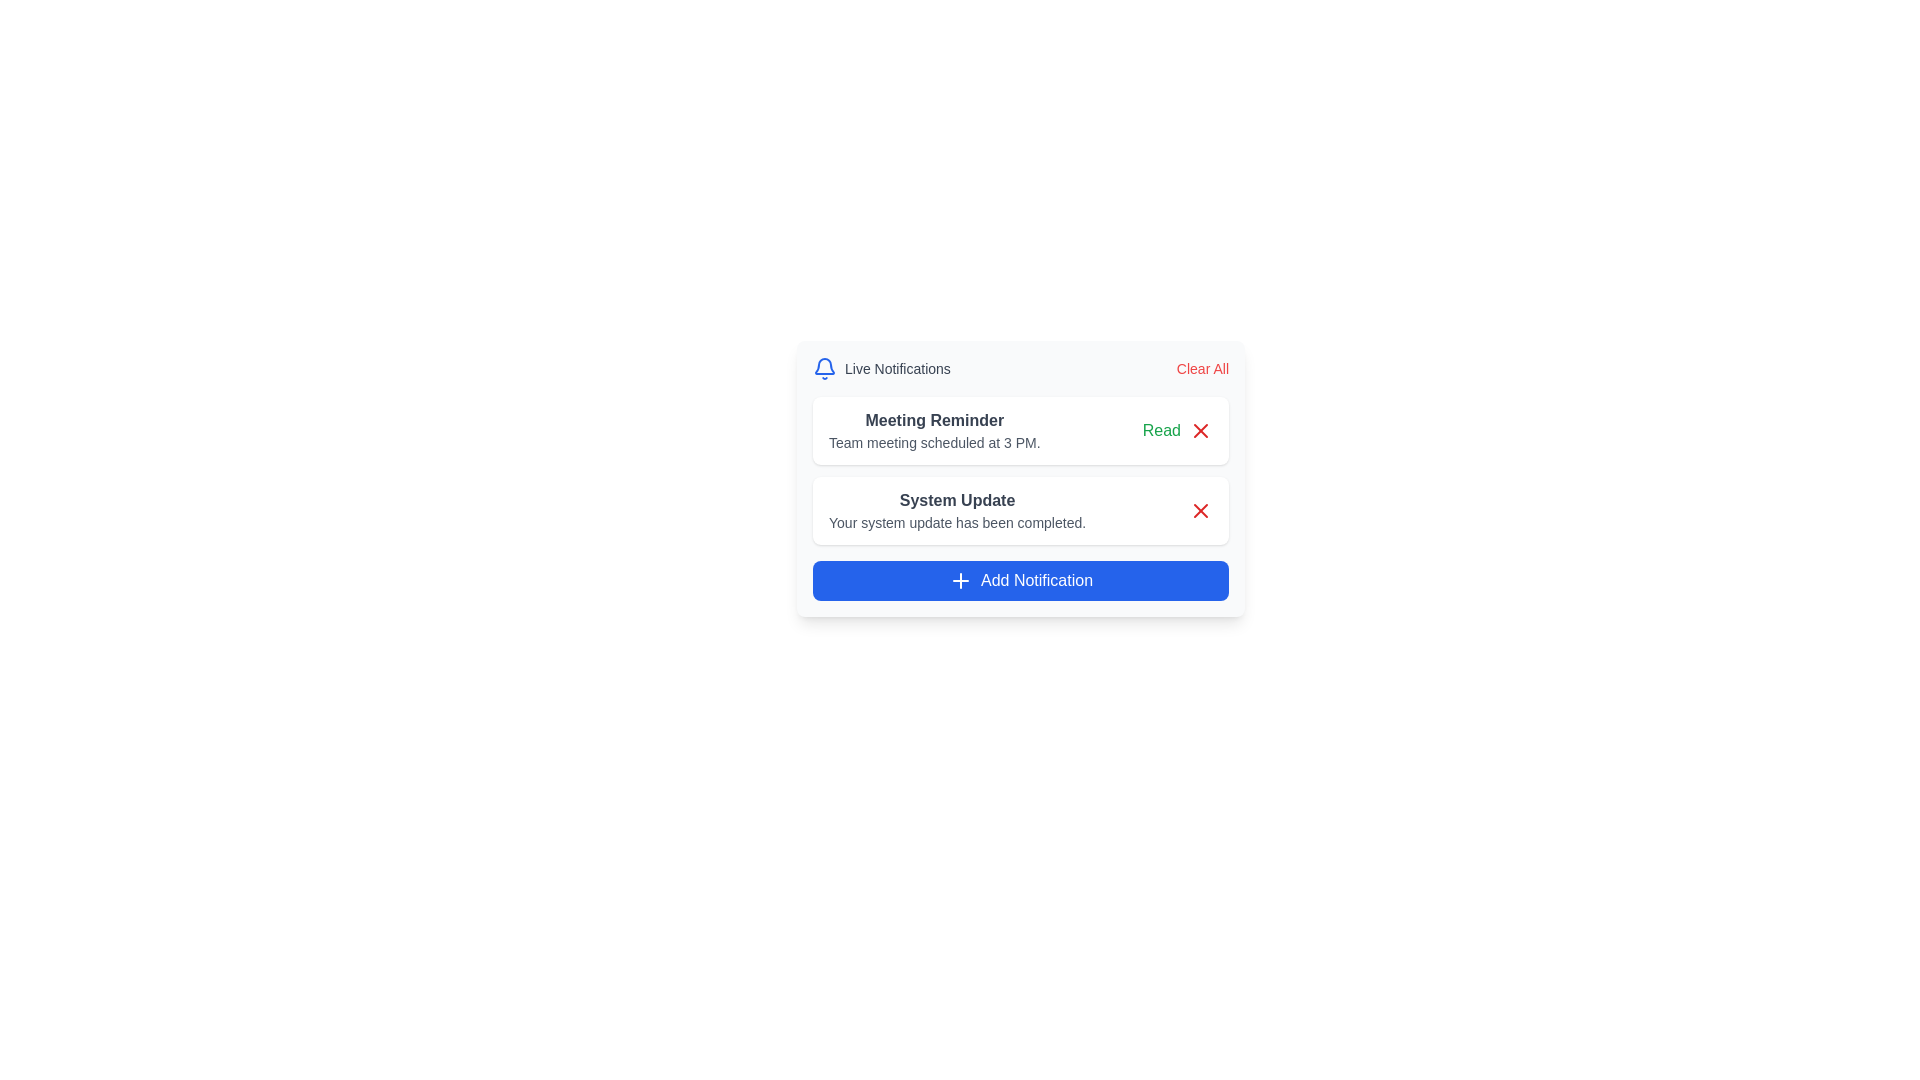 The image size is (1920, 1080). Describe the element at coordinates (933, 442) in the screenshot. I see `the text label that displays 'Team meeting scheduled at 3 PM.' which is styled in gray and positioned below the 'Meeting Reminder' title within the notification card` at that location.